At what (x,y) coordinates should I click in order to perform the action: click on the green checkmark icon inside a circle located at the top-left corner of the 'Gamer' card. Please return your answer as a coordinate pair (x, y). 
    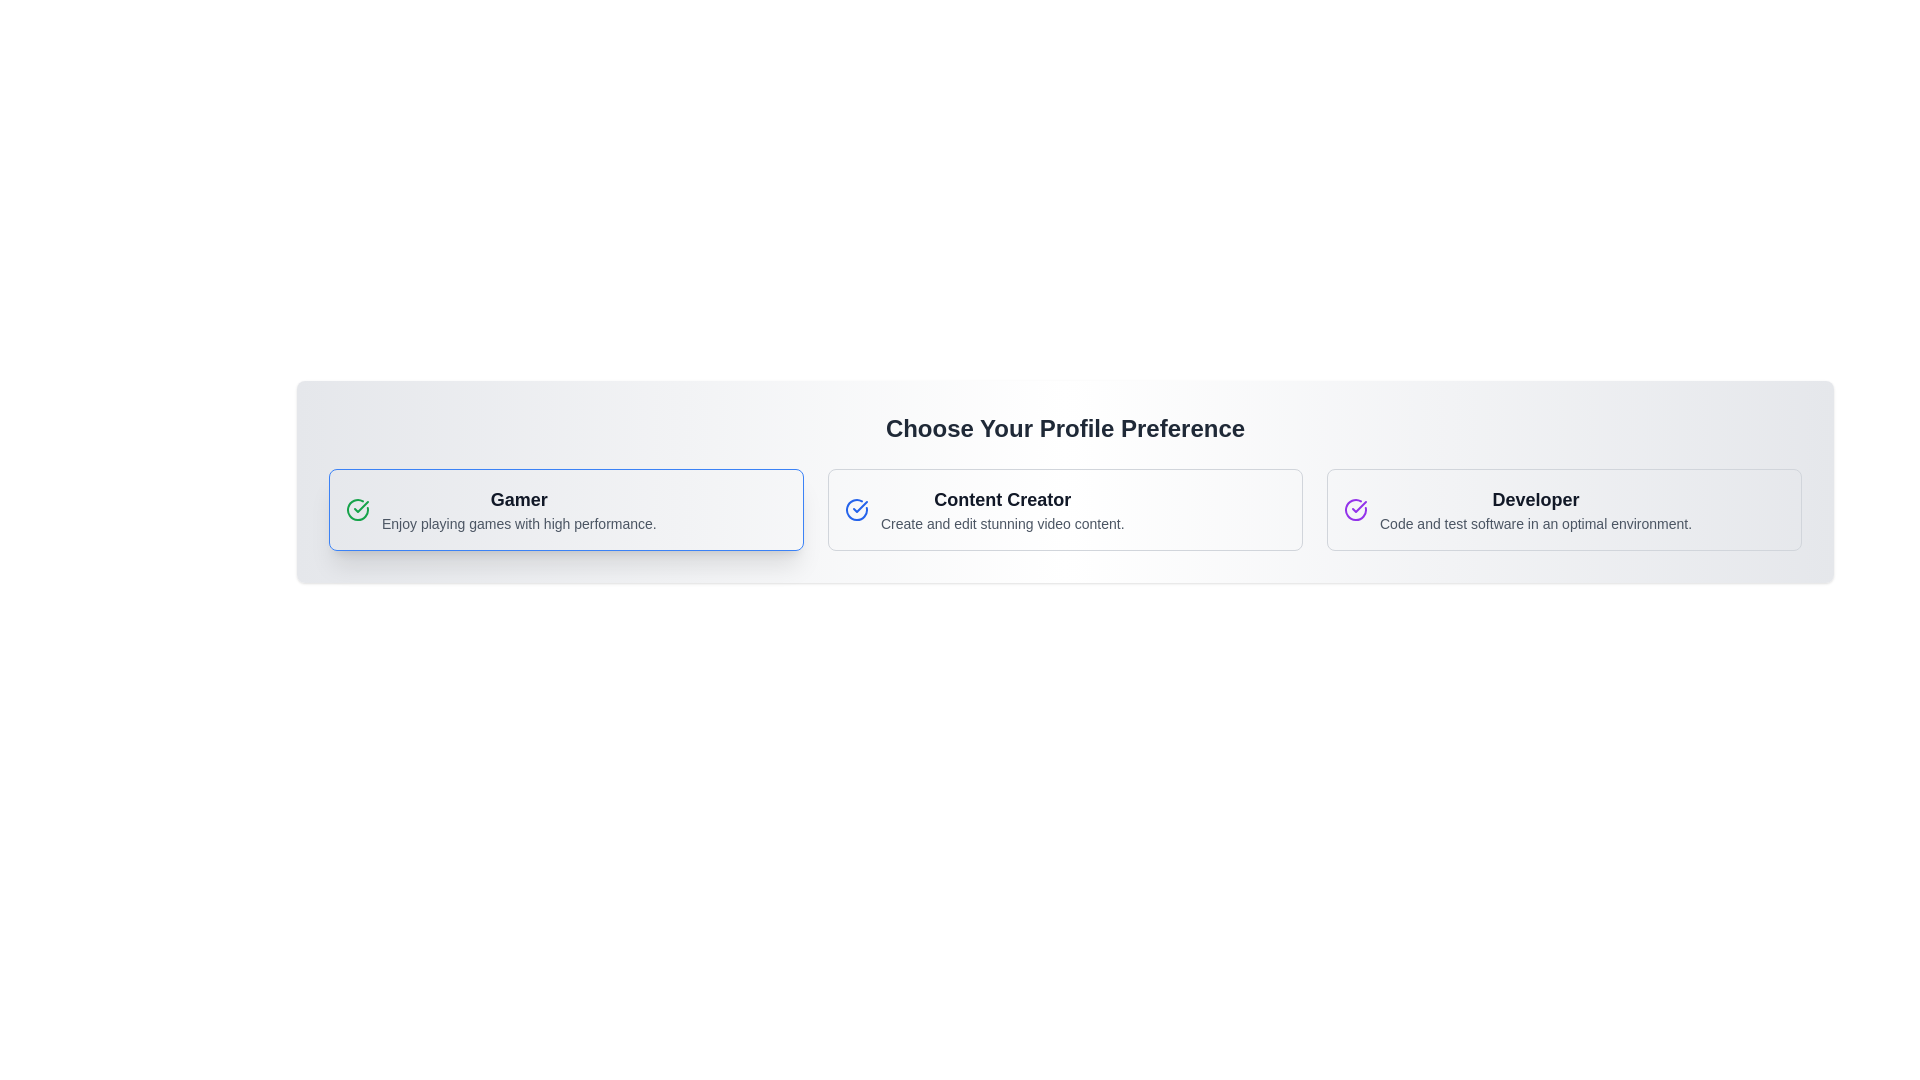
    Looking at the image, I should click on (358, 508).